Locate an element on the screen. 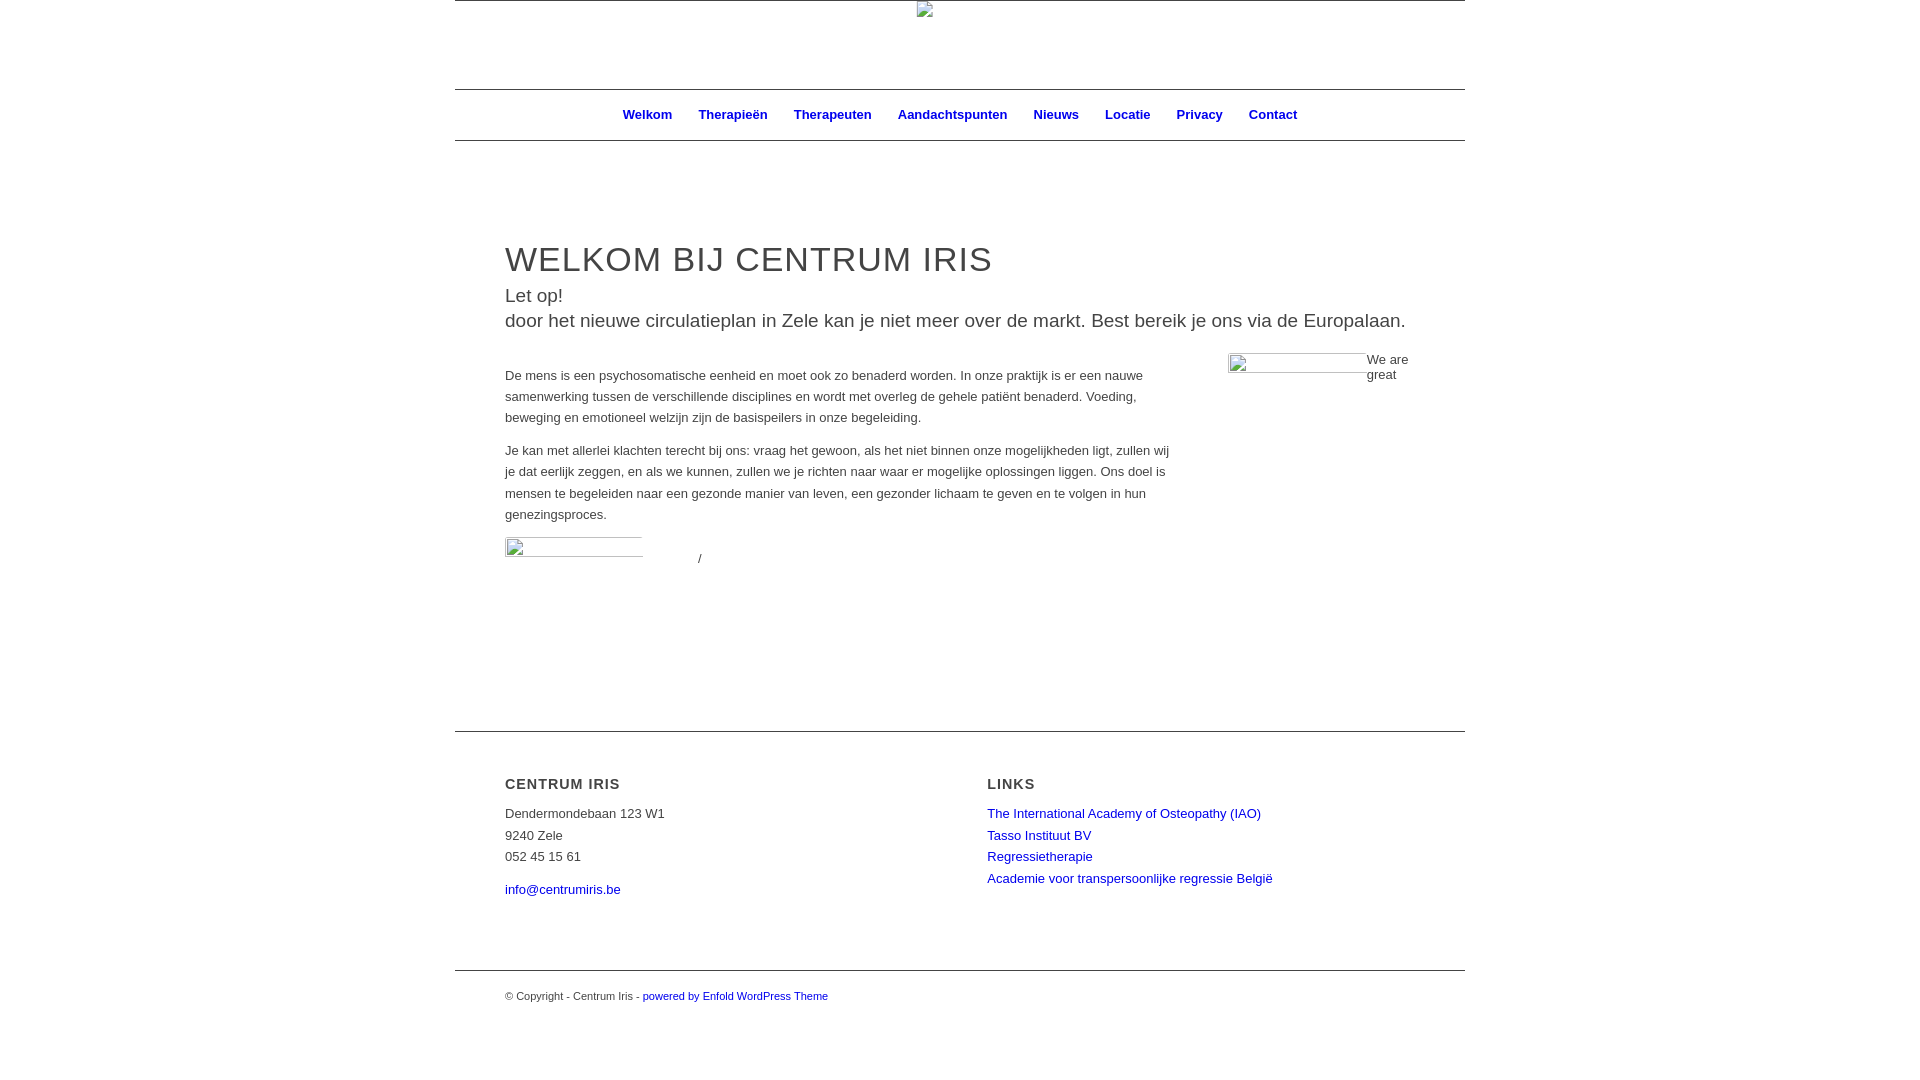 This screenshot has width=1920, height=1080. 'Therapeuten' is located at coordinates (833, 115).